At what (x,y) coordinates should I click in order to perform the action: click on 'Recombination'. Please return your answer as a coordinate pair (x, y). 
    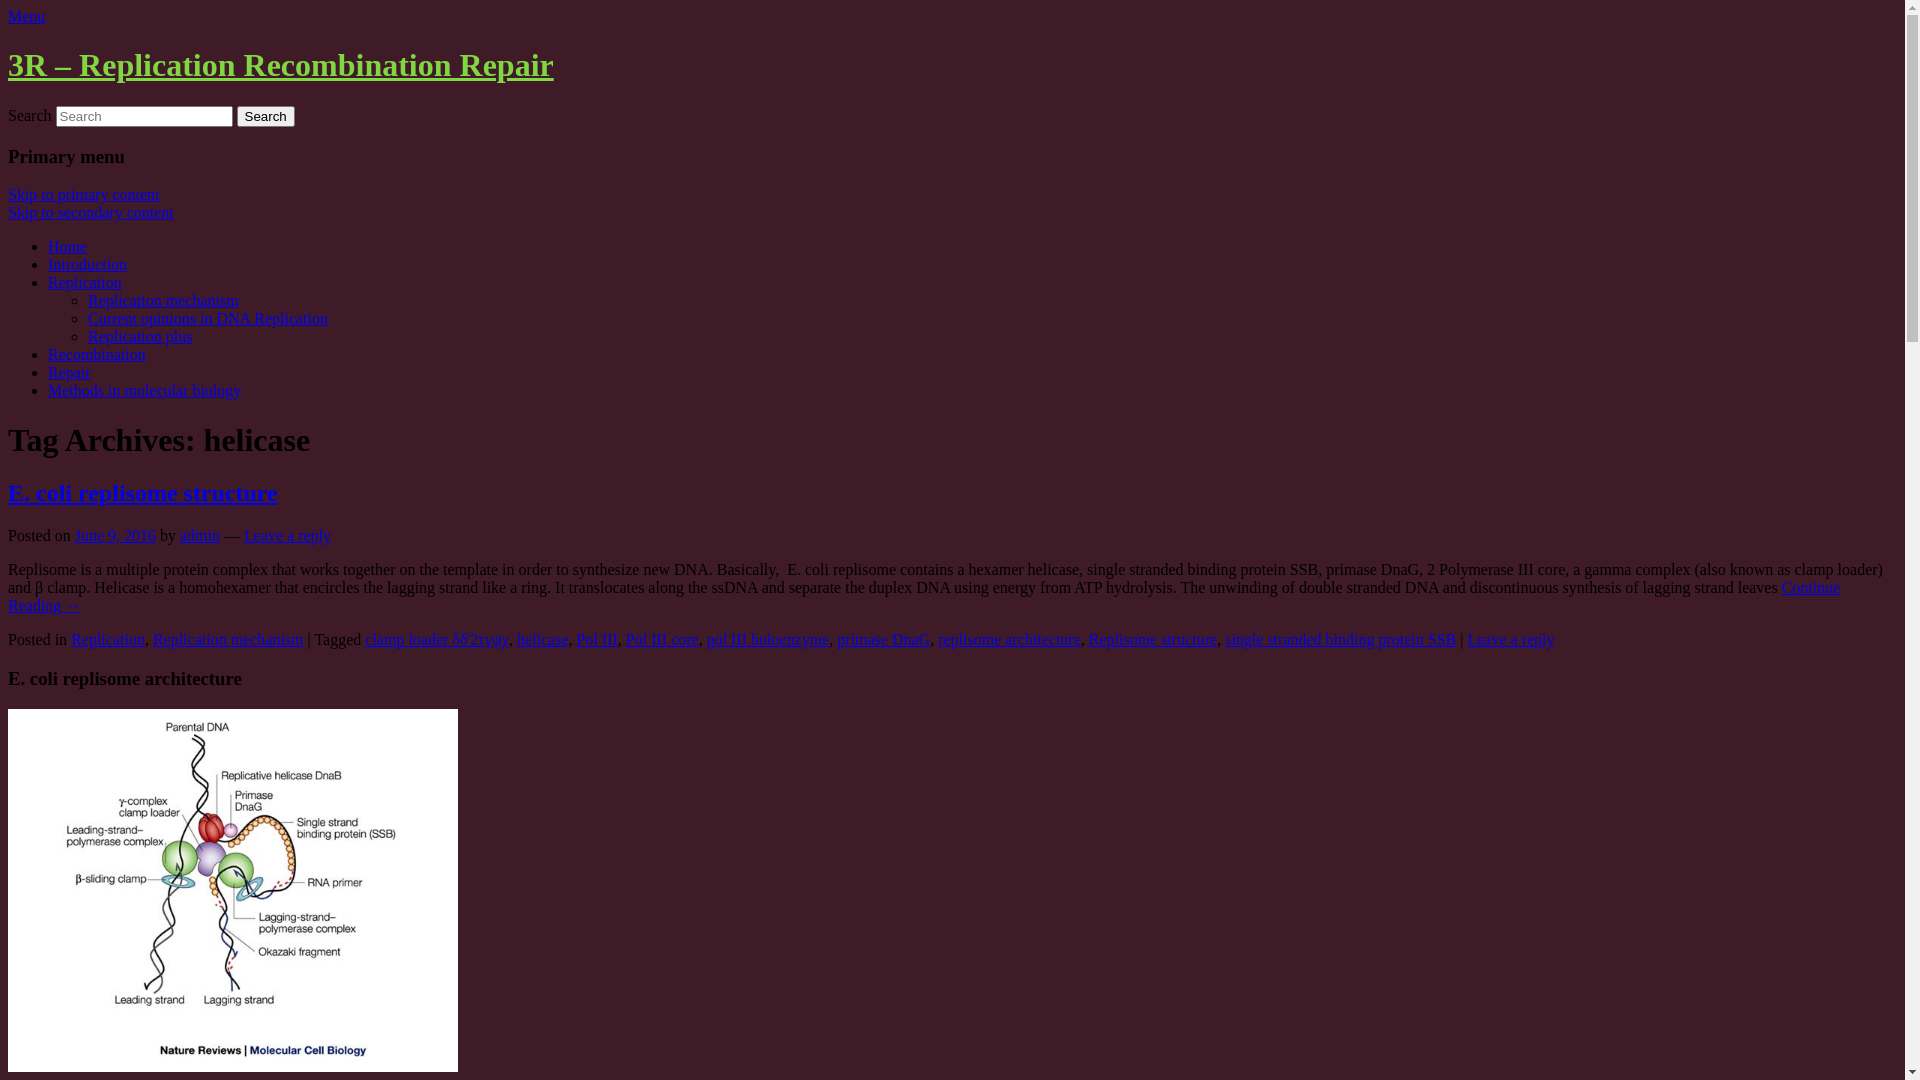
    Looking at the image, I should click on (95, 353).